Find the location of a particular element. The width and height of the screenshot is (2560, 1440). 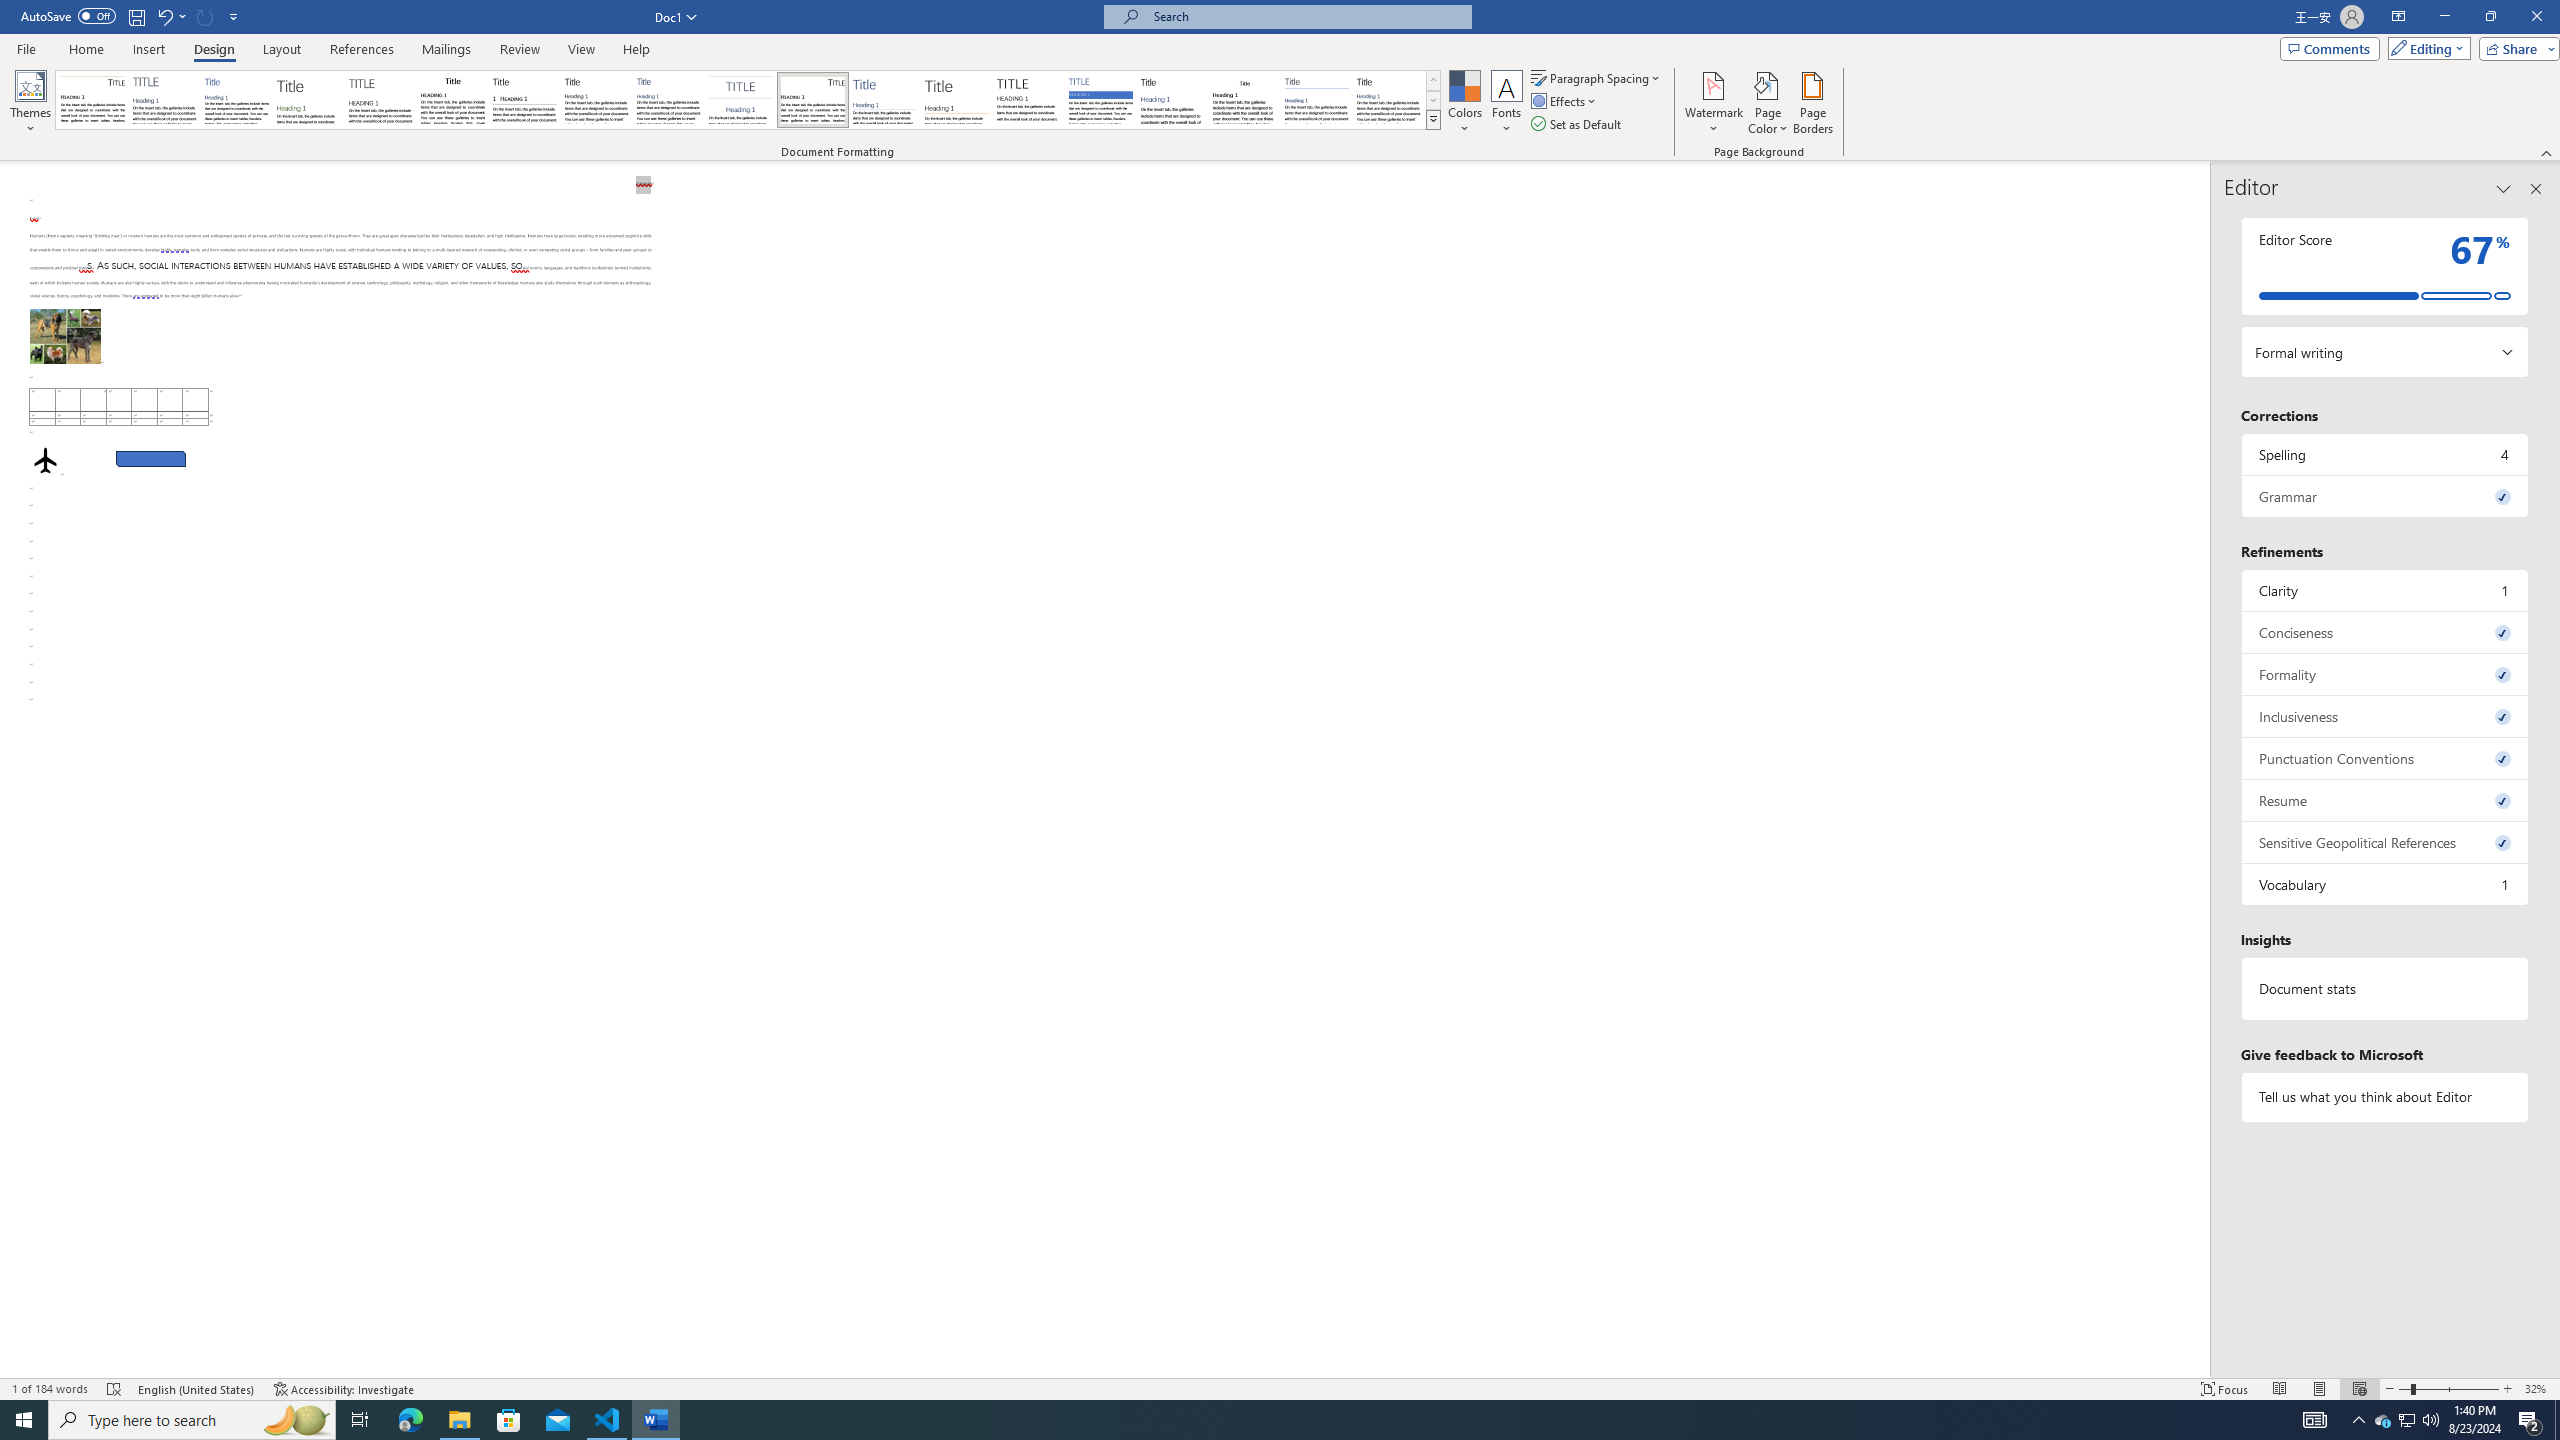

'Conciseness, 0 issues. Press space or enter to review items.' is located at coordinates (2384, 631).